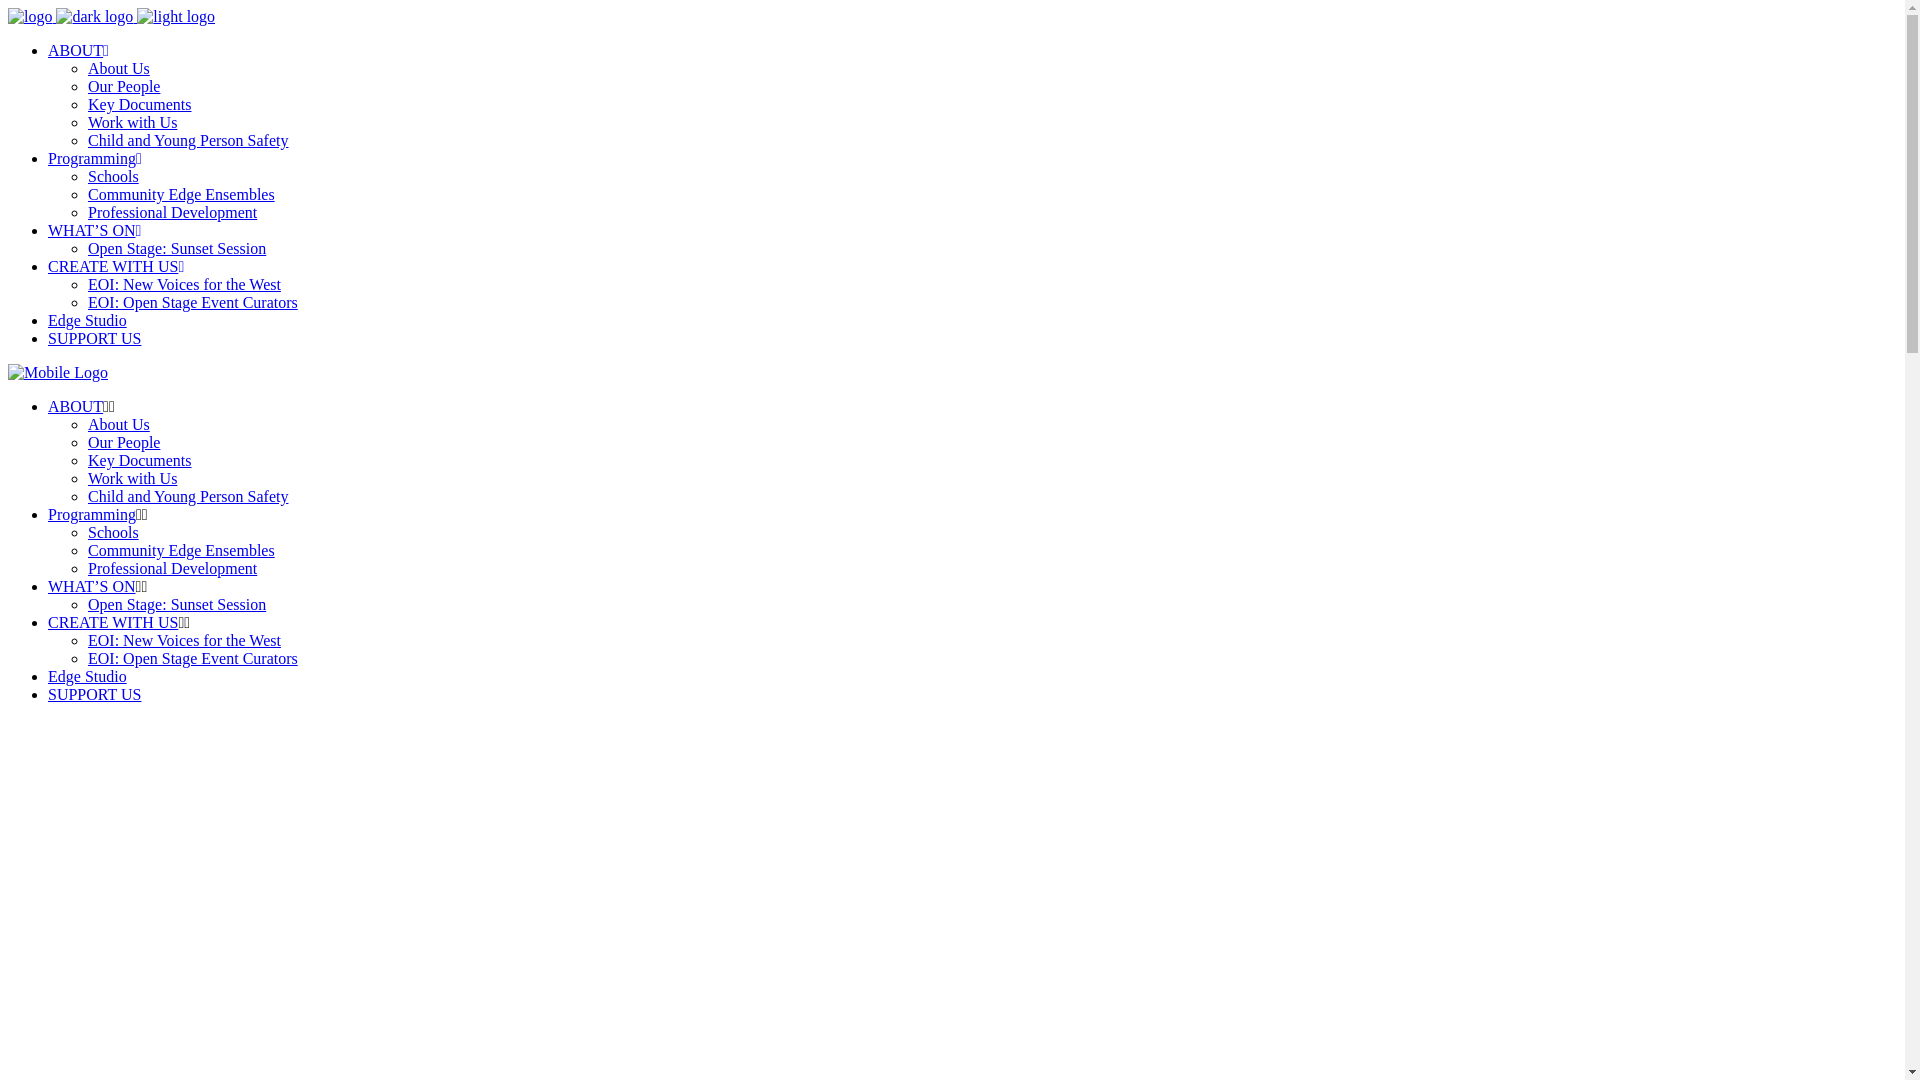 This screenshot has width=1920, height=1080. Describe the element at coordinates (138, 460) in the screenshot. I see `'Key Documents'` at that location.